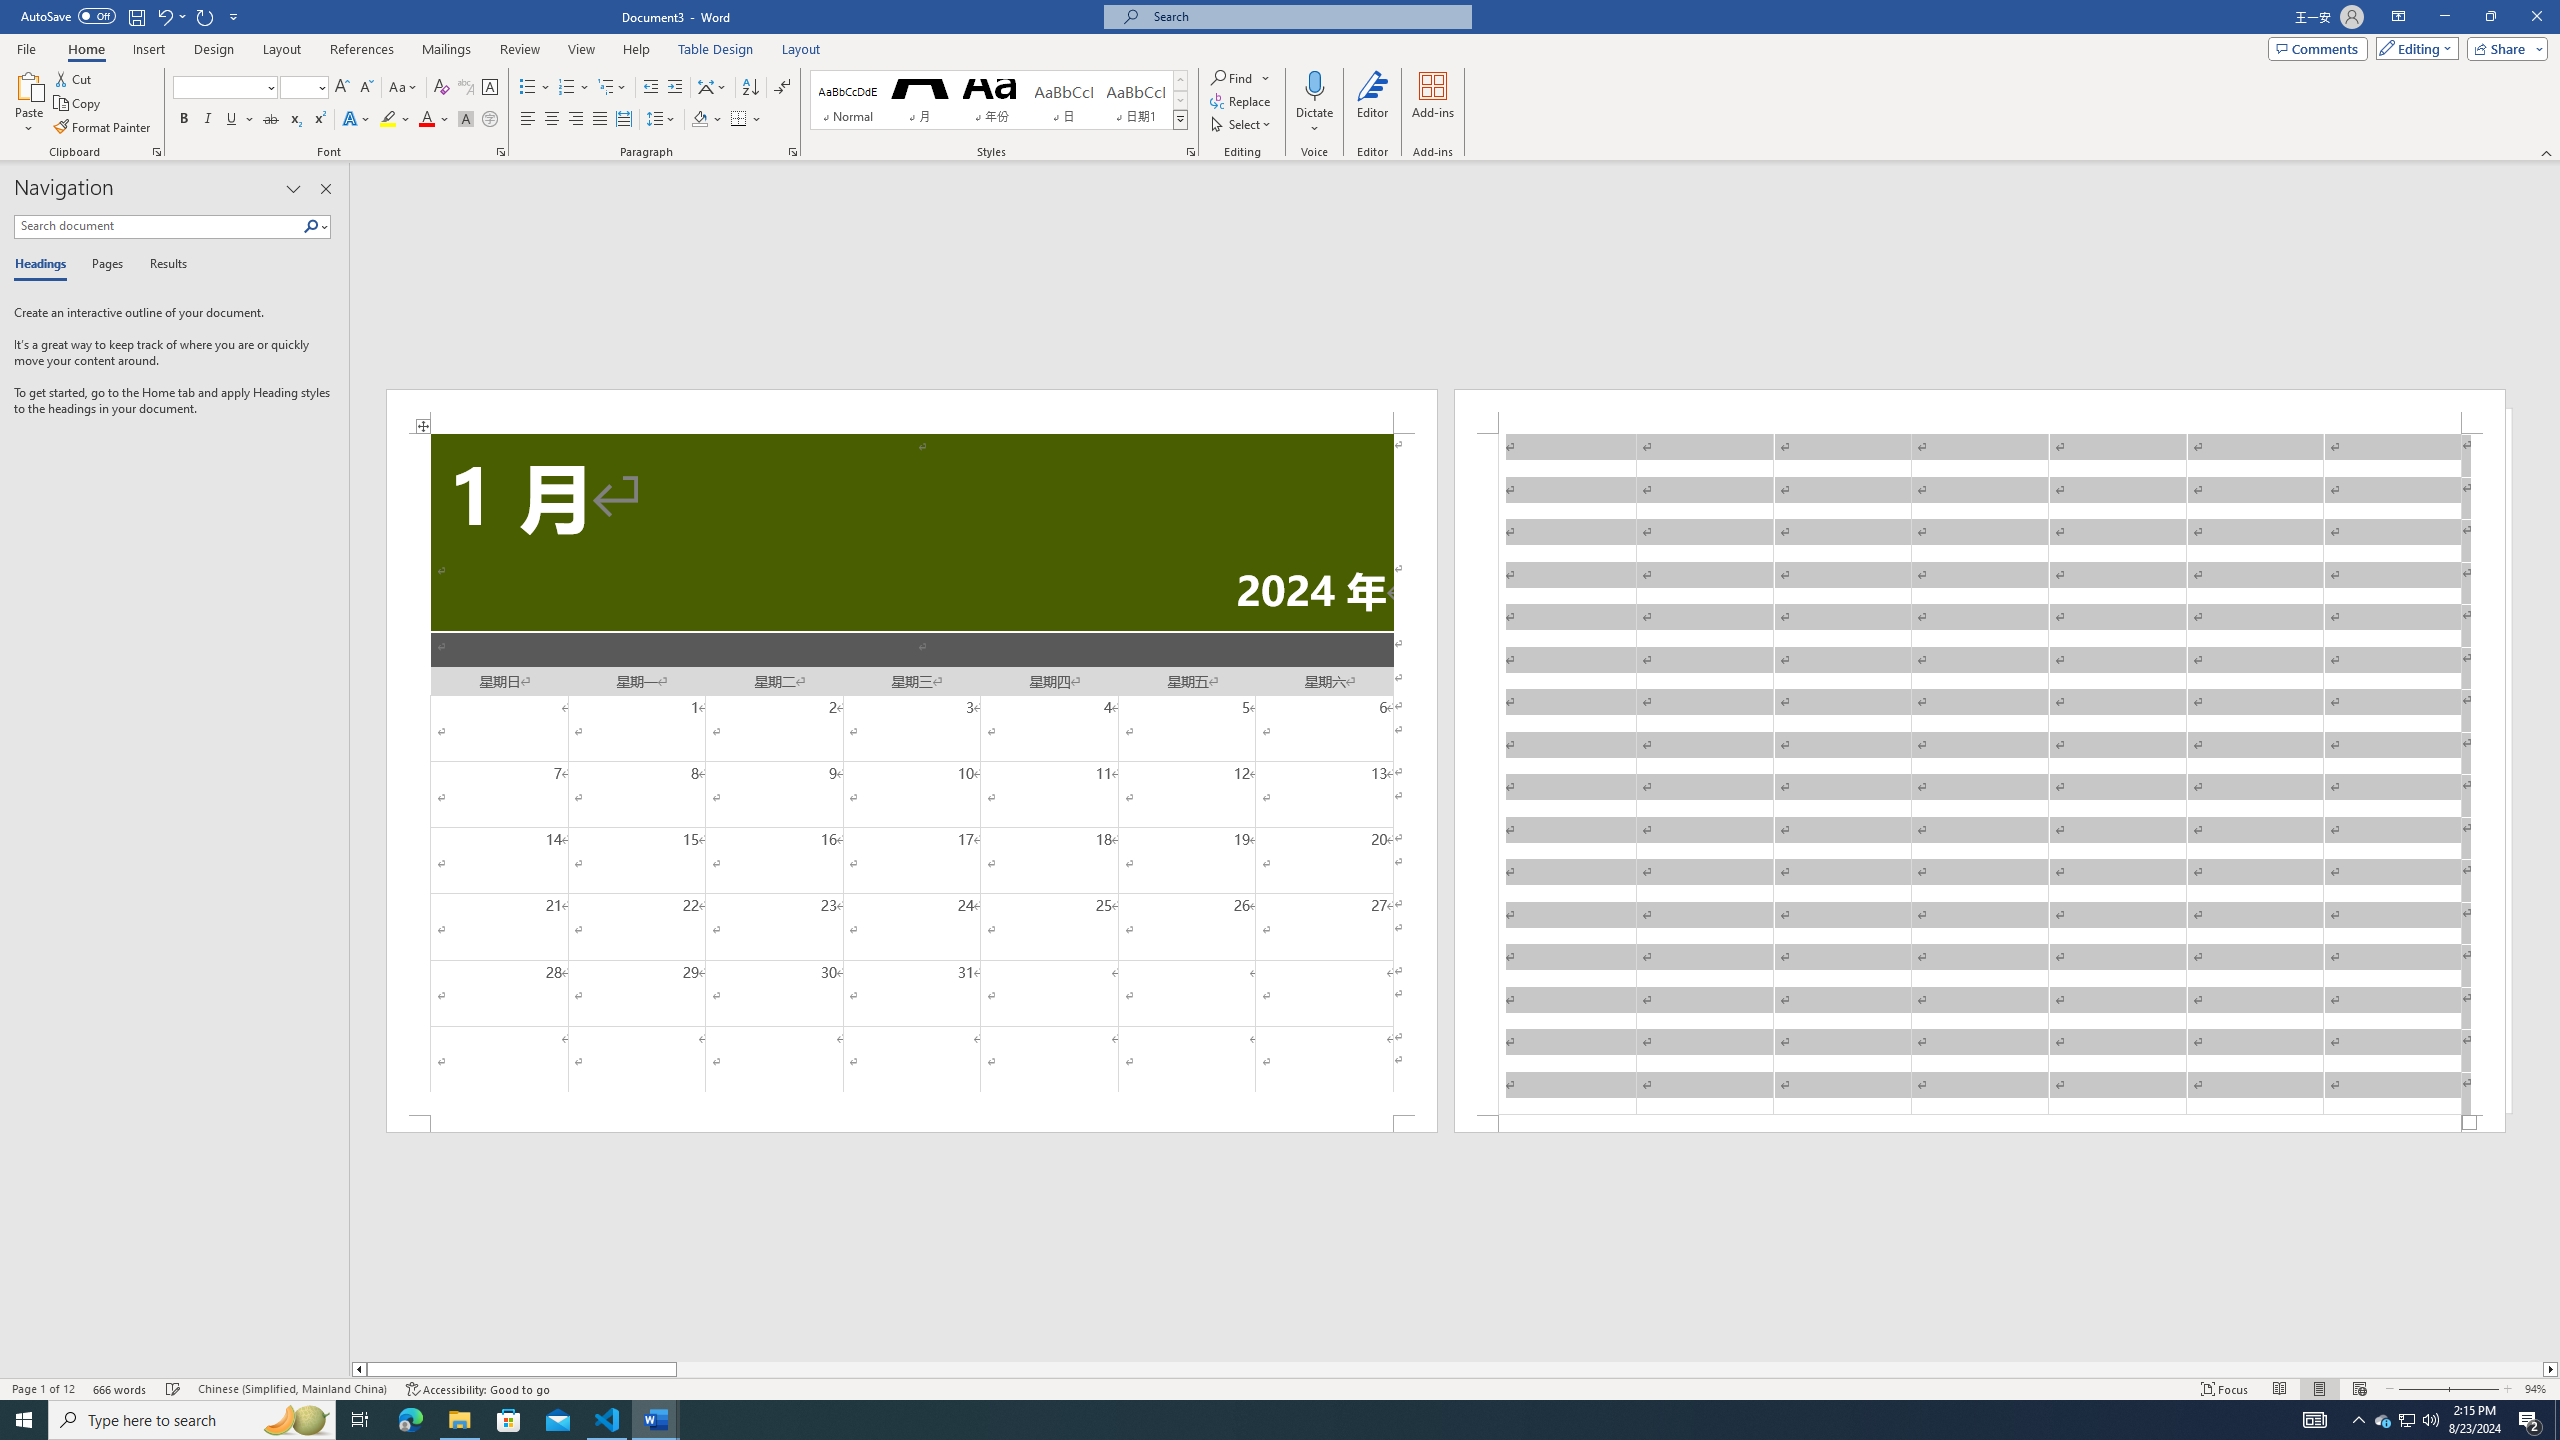 The width and height of the screenshot is (2560, 1440). I want to click on 'Multilevel List', so click(611, 87).